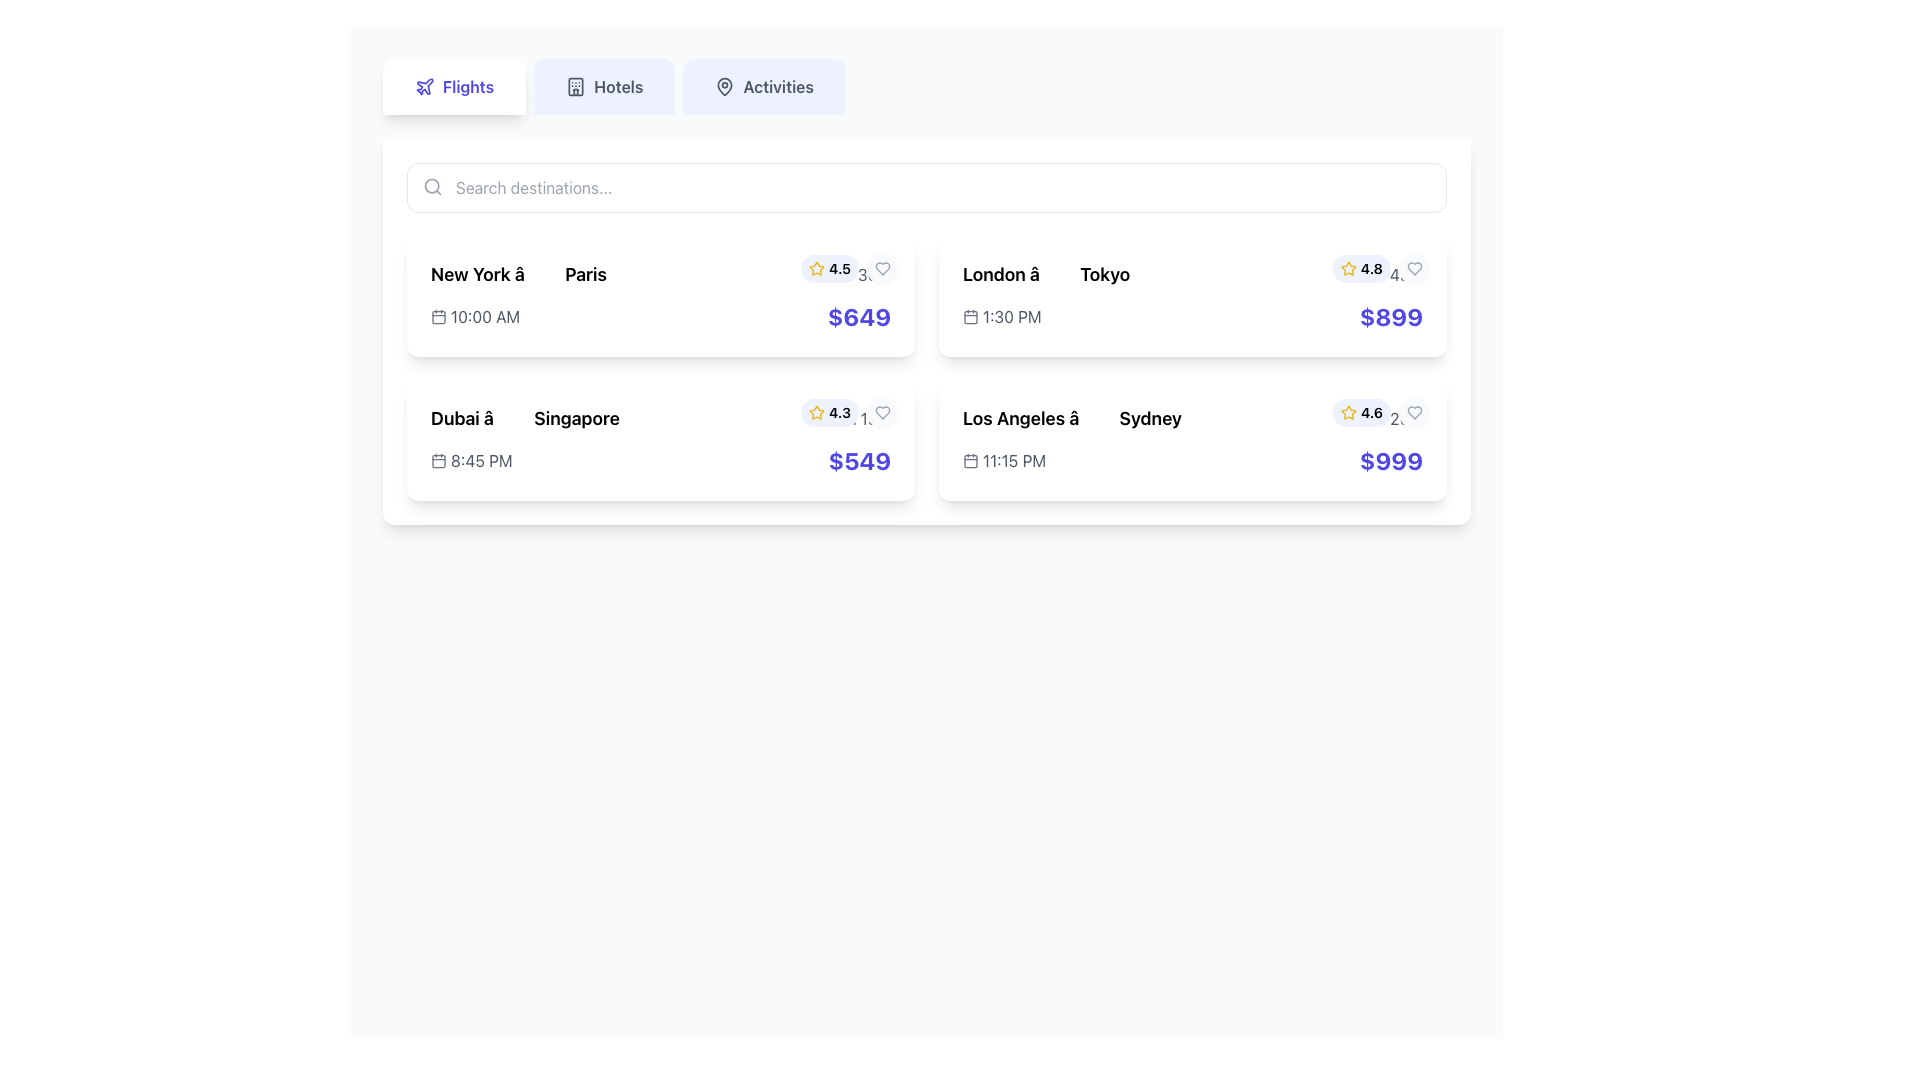  I want to click on the Rating display for the 'Los Angeles to Sydney' flight option, which features a yellow star icon and the text '4.6' in black on a light indigo background, so click(1361, 411).